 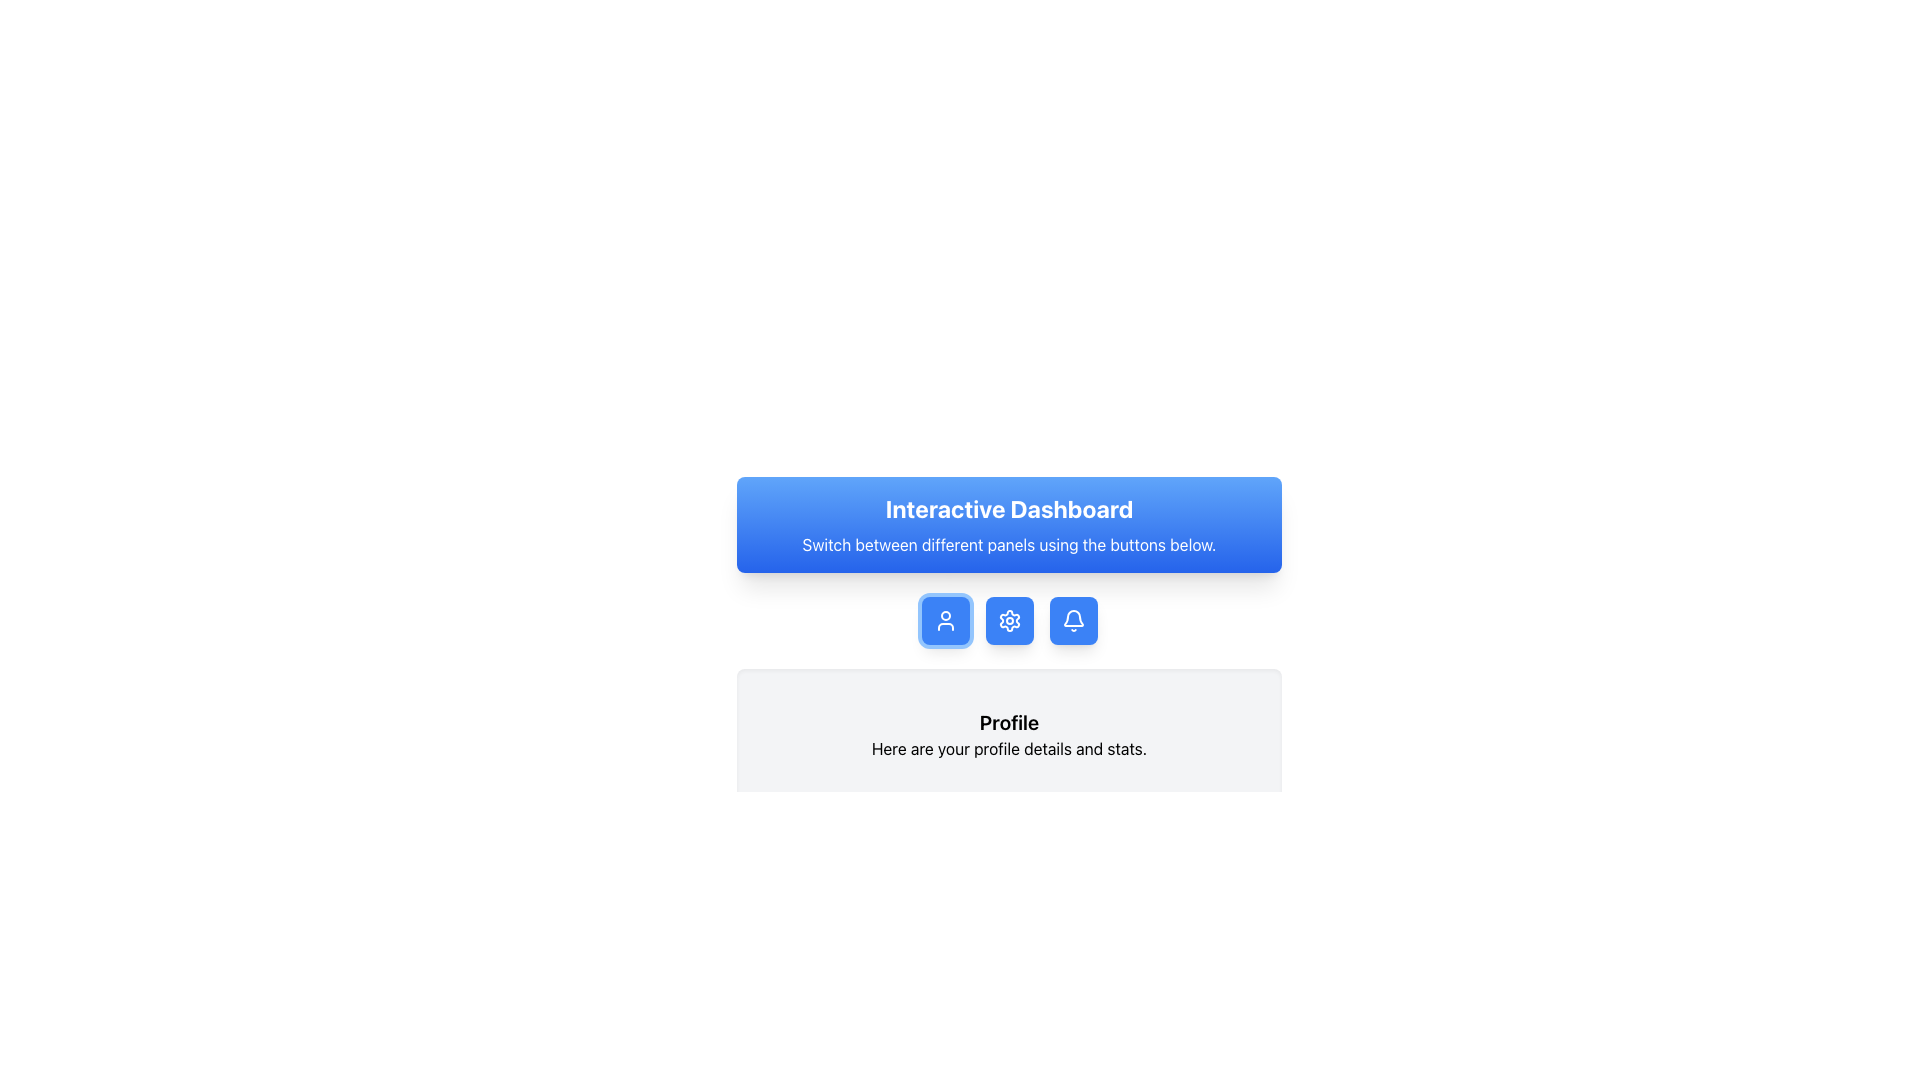 What do you see at coordinates (1009, 722) in the screenshot?
I see `the text element labeled 'Profile', which is styled in bold, extra-large black font` at bounding box center [1009, 722].